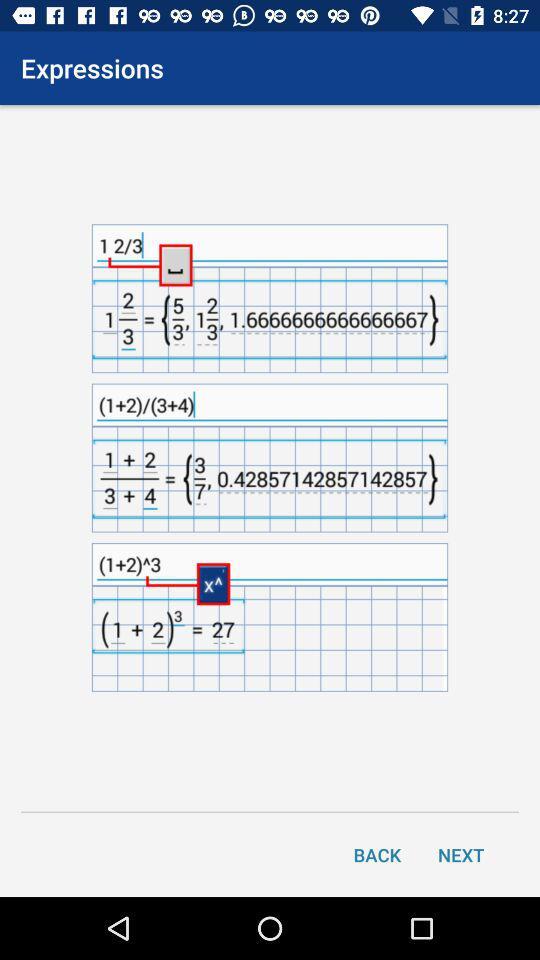 The width and height of the screenshot is (540, 960). Describe the element at coordinates (461, 853) in the screenshot. I see `the icon next to the back item` at that location.